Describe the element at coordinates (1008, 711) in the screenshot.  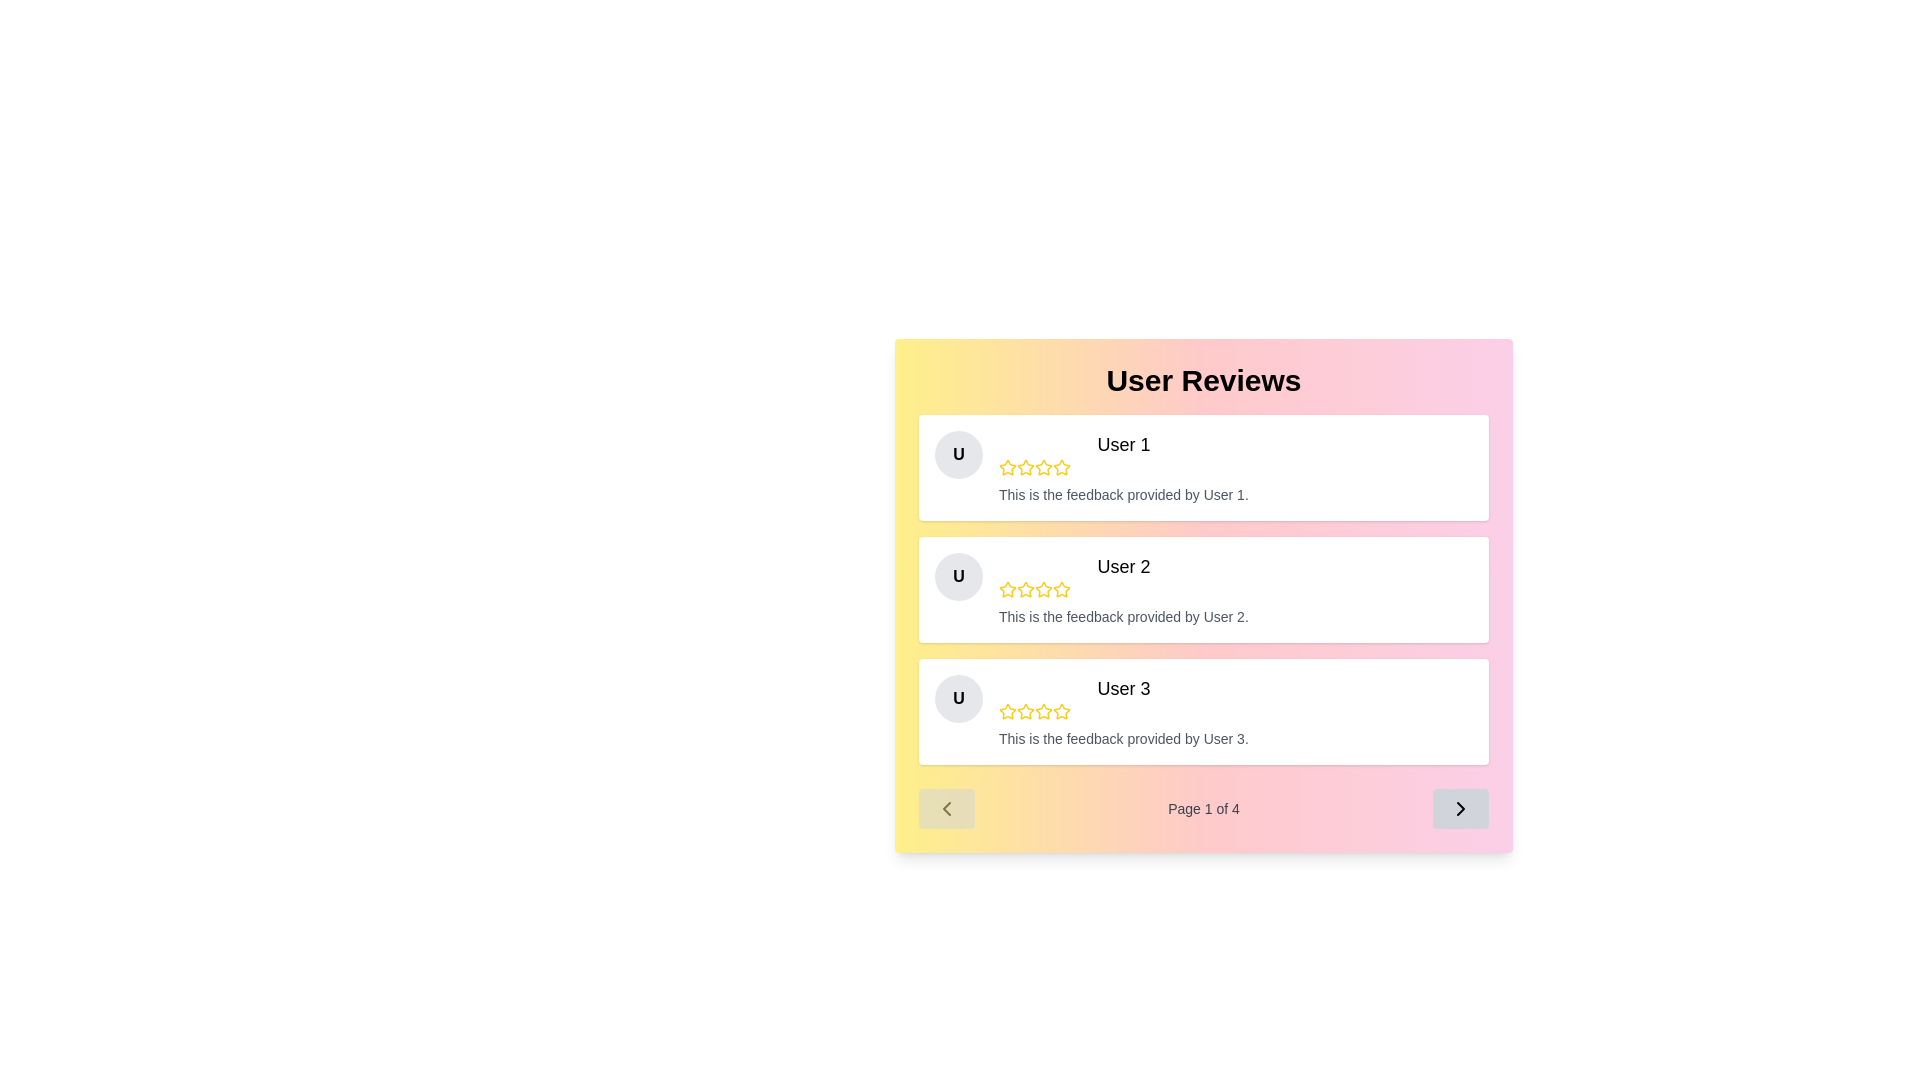
I see `the first star icon in the rating system of the third review card associated with 'User 3'` at that location.